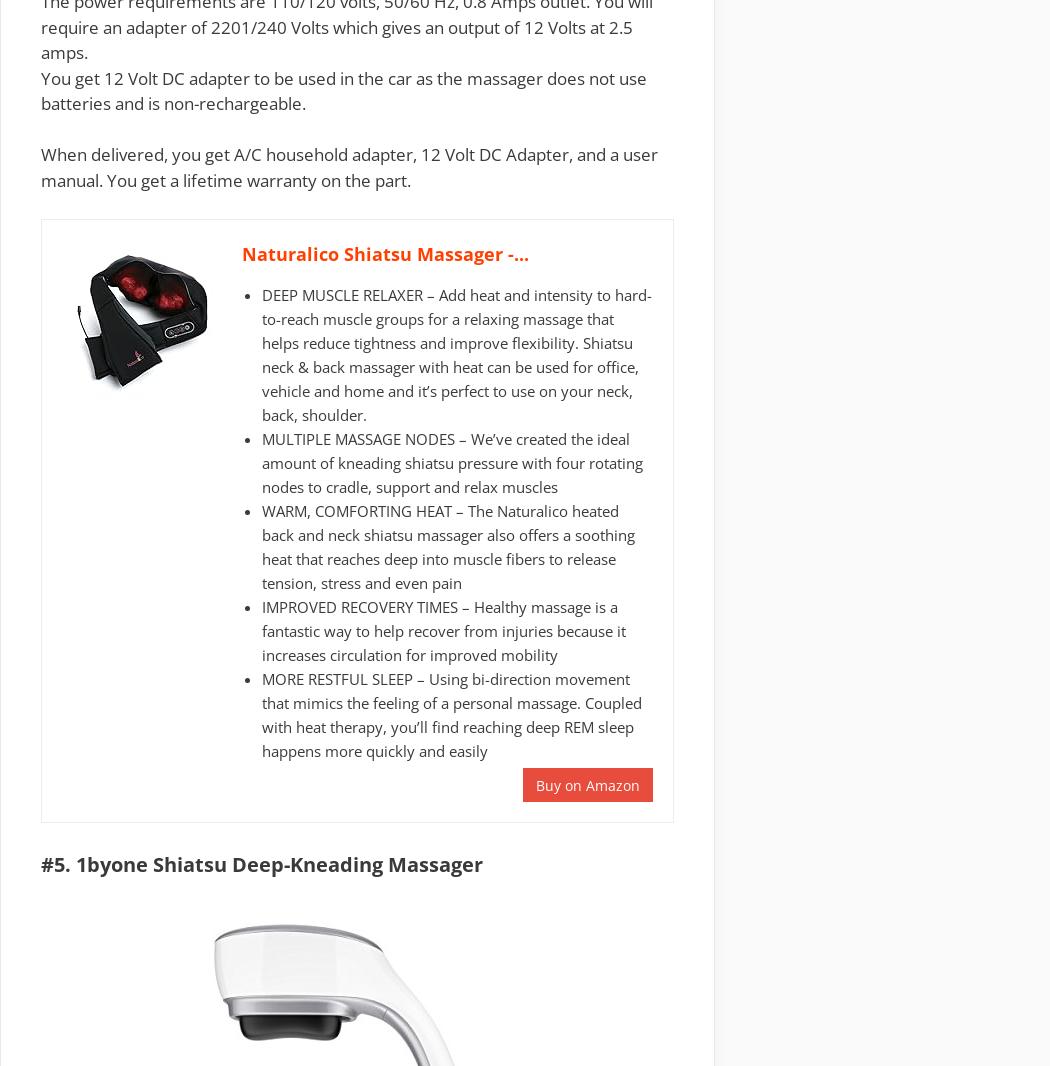 The height and width of the screenshot is (1066, 1050). I want to click on 'non-rechargeable', so click(232, 102).